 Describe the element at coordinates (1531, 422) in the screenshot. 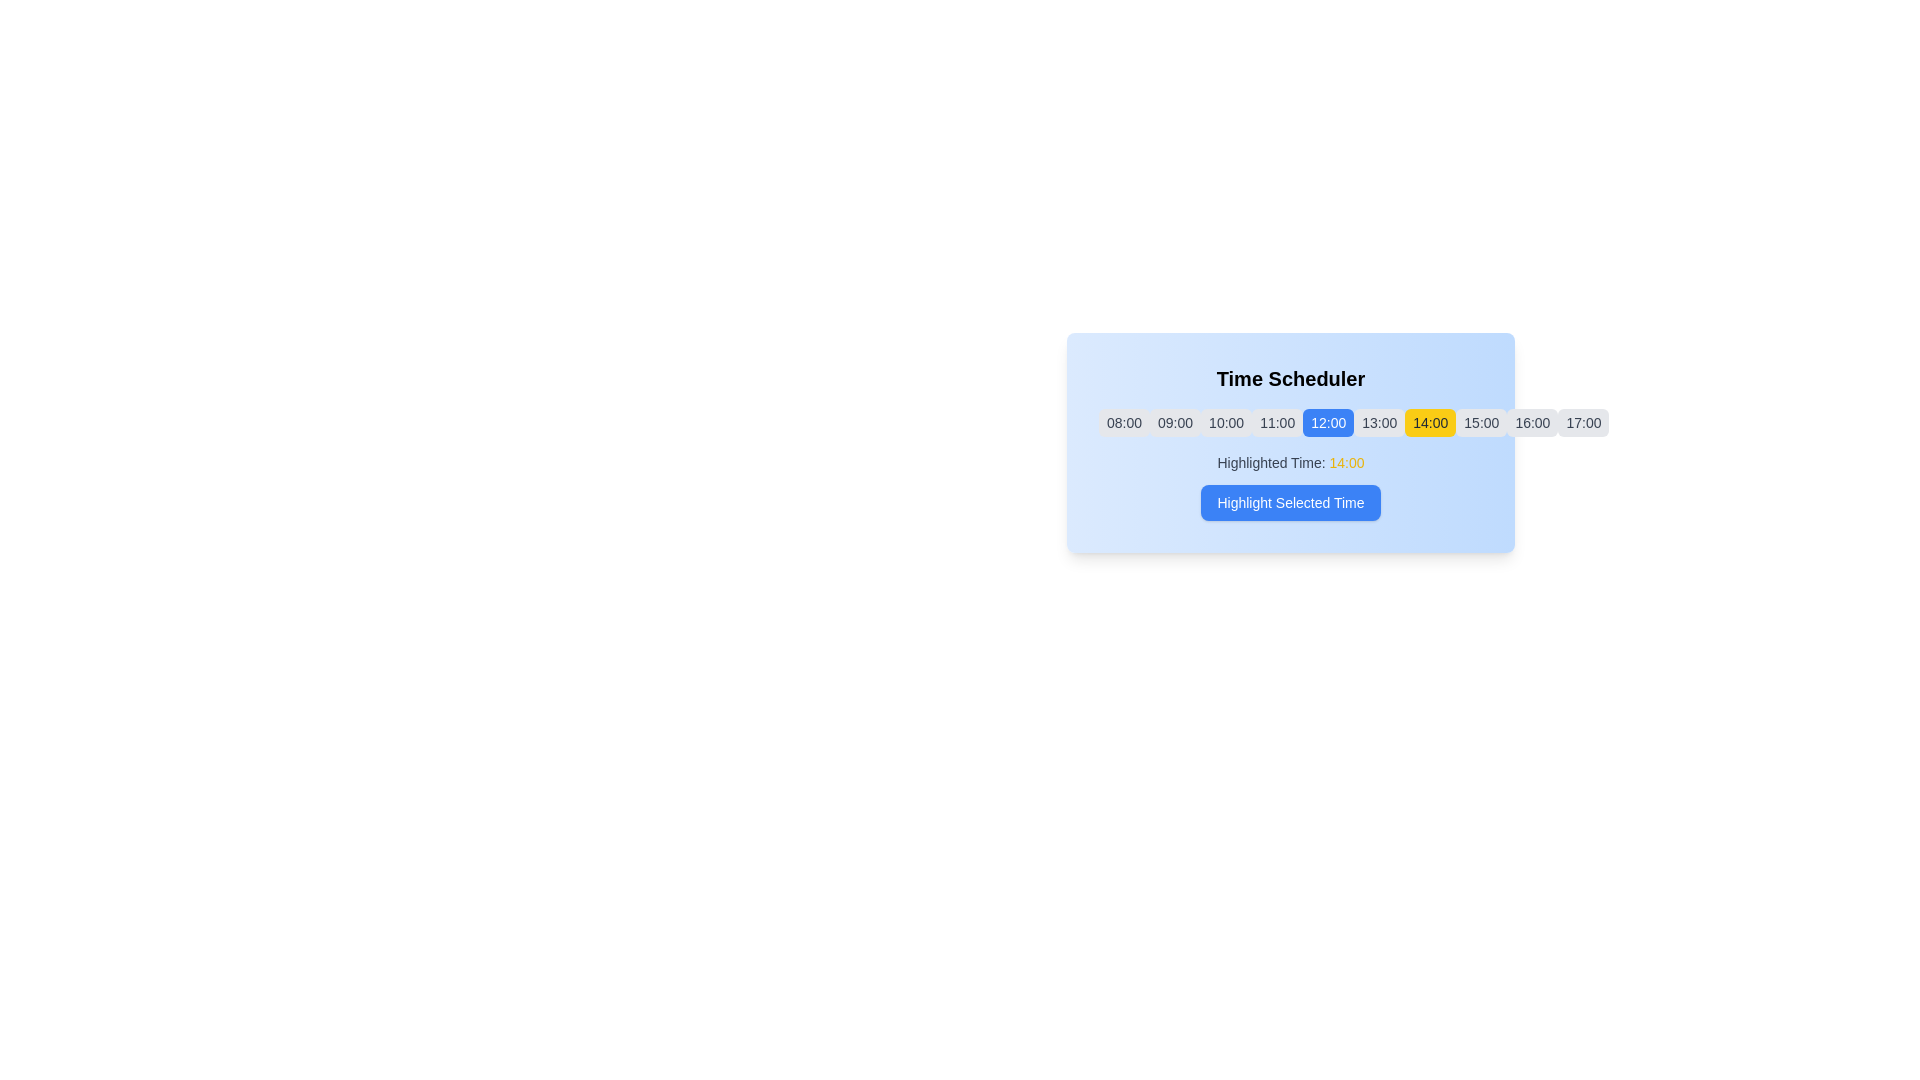

I see `the rectangular button labeled '16:00' to trigger its hover effect, which changes the background color to a slightly darker gray` at that location.